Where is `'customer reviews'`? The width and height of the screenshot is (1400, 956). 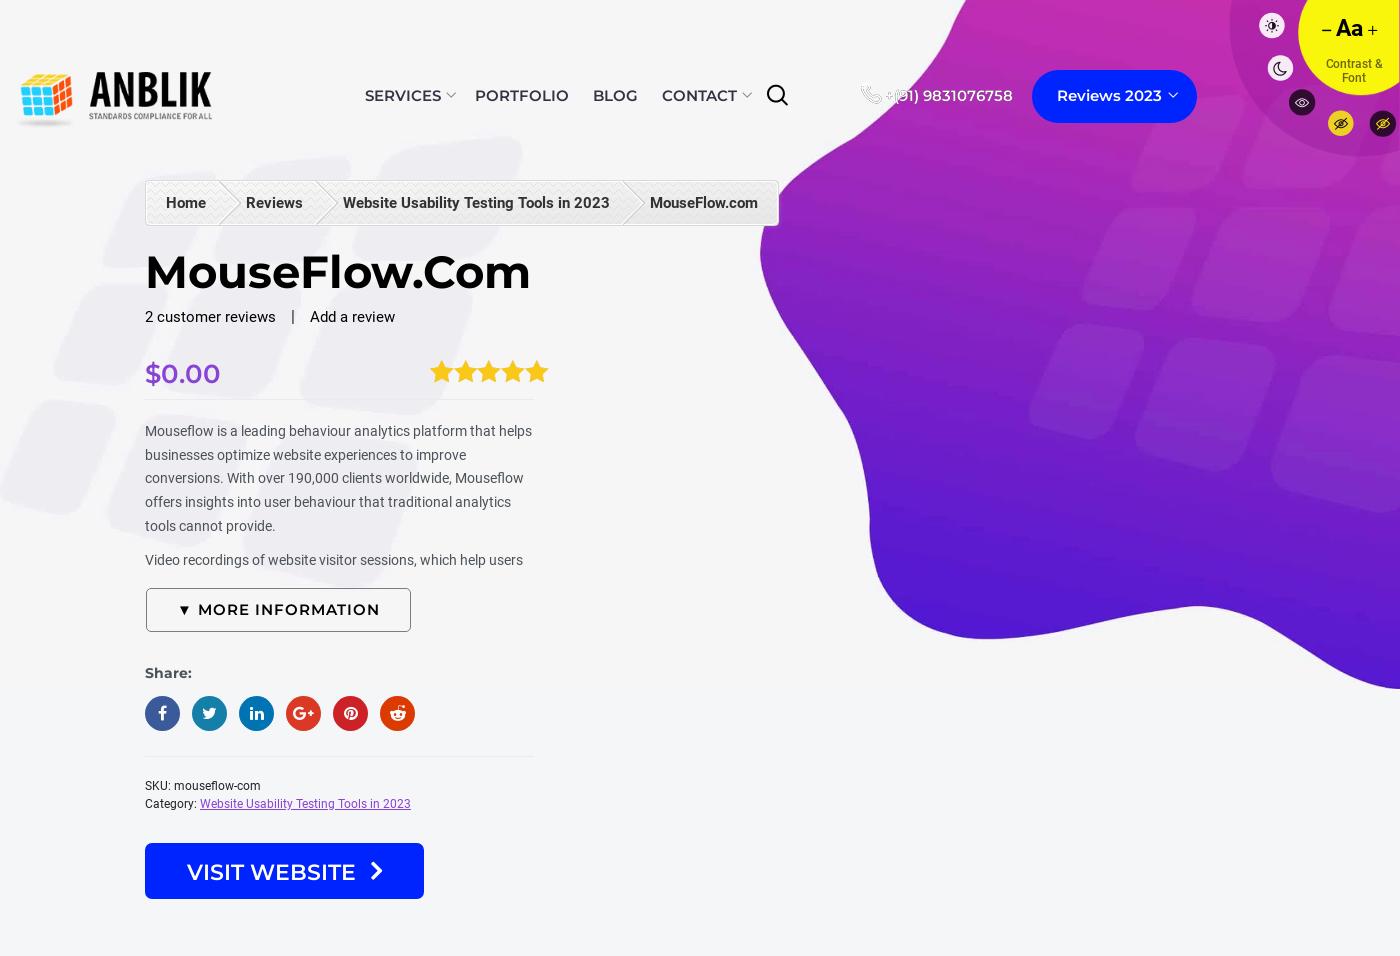
'customer reviews' is located at coordinates (214, 316).